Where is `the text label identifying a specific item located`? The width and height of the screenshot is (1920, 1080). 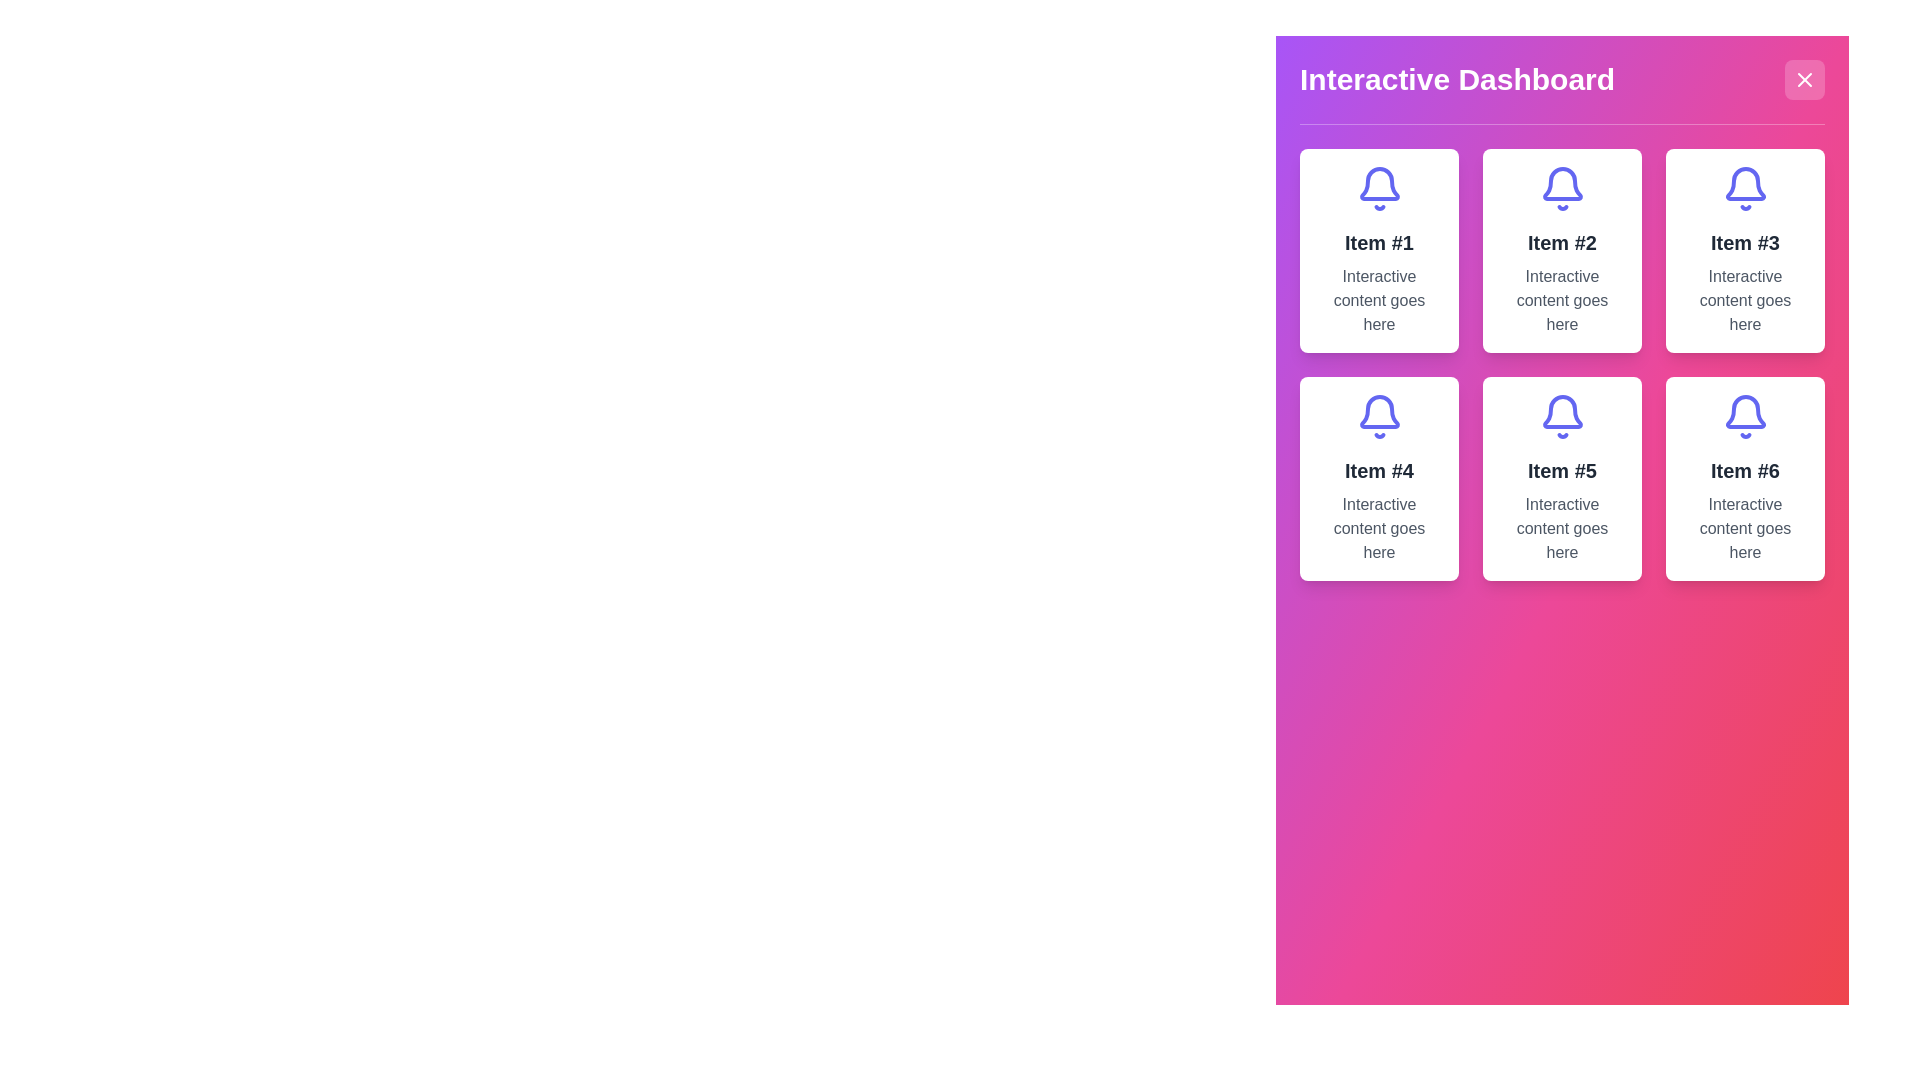 the text label identifying a specific item located is located at coordinates (1378, 470).